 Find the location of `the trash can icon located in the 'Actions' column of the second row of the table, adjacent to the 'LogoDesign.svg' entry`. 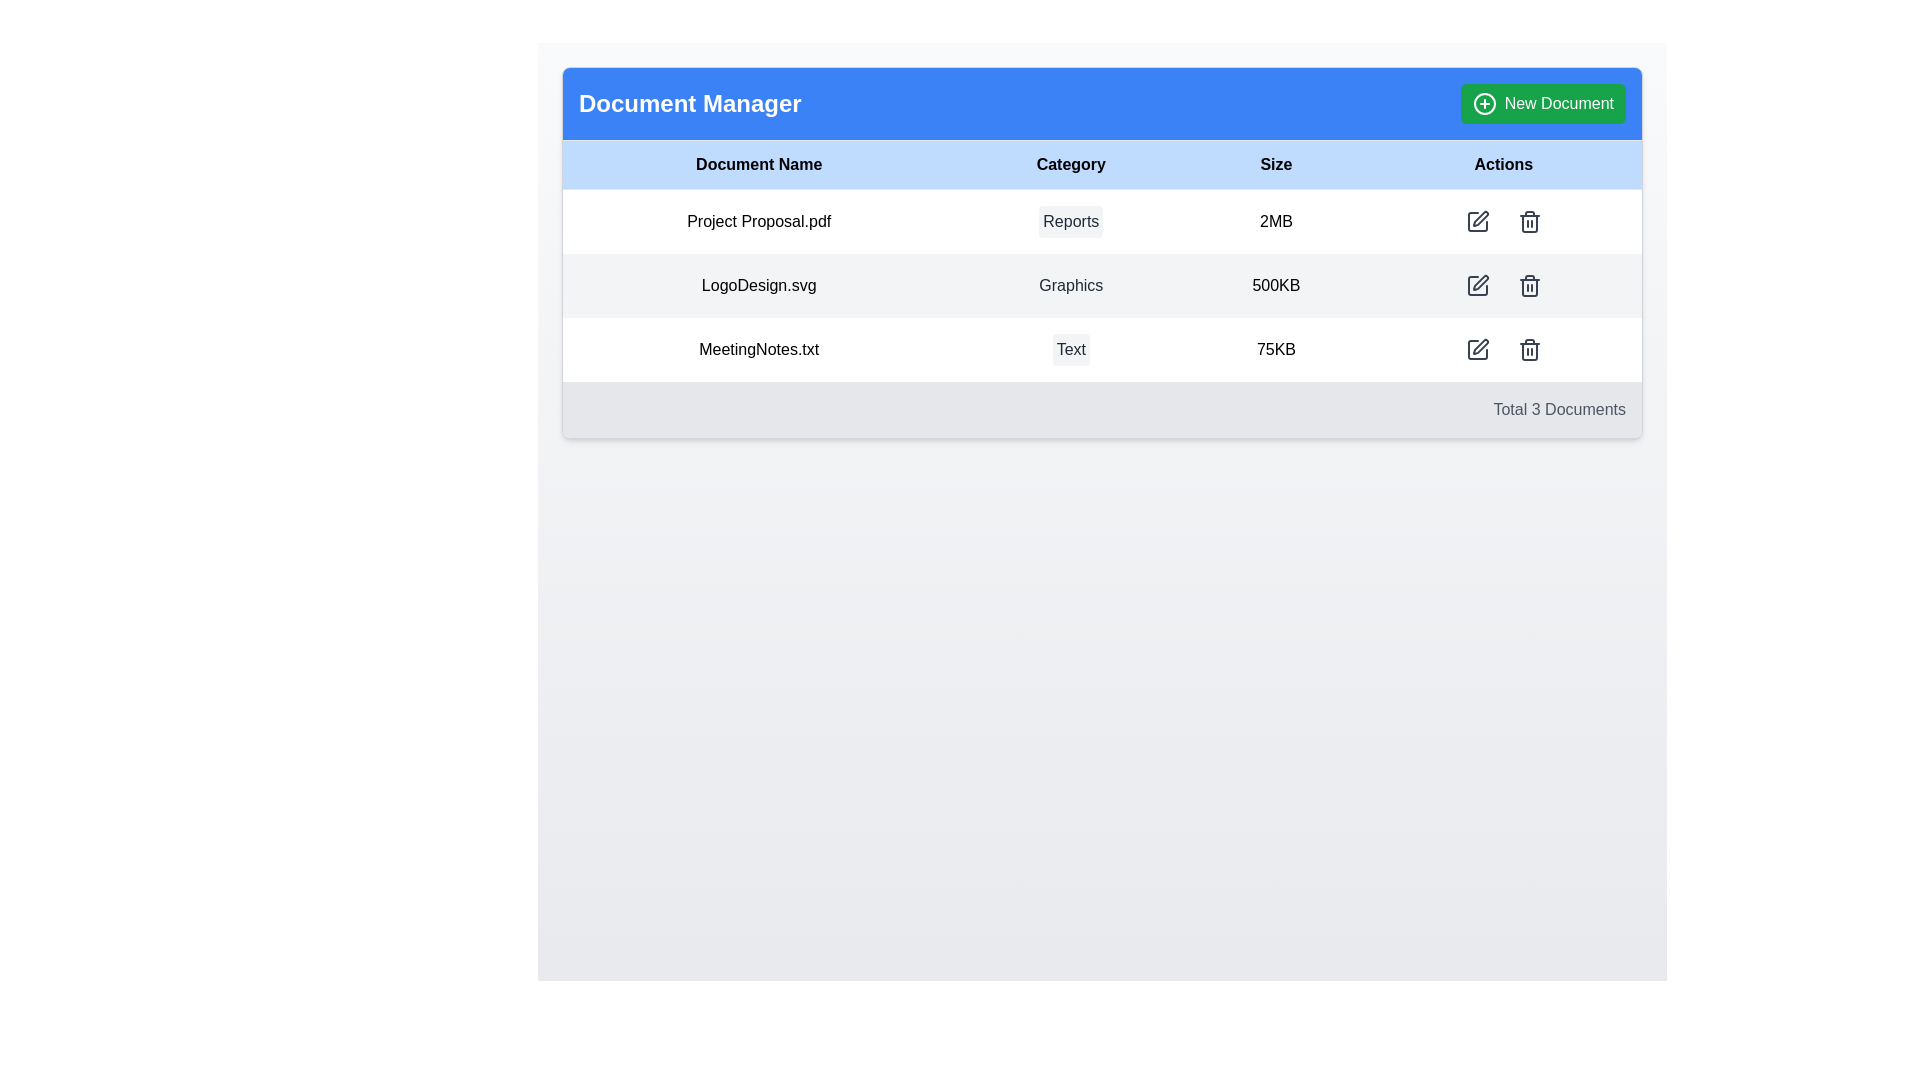

the trash can icon located in the 'Actions' column of the second row of the table, adjacent to the 'LogoDesign.svg' entry is located at coordinates (1528, 285).